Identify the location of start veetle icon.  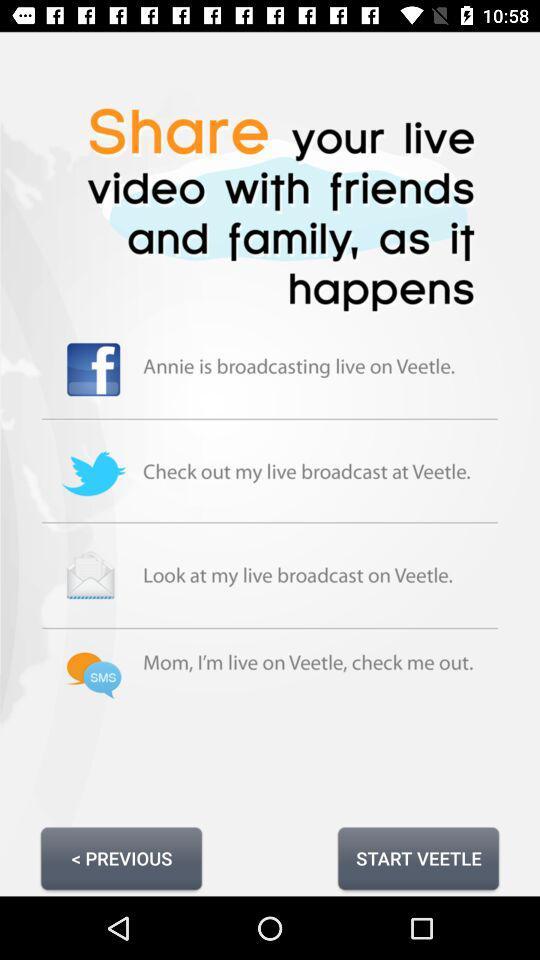
(417, 857).